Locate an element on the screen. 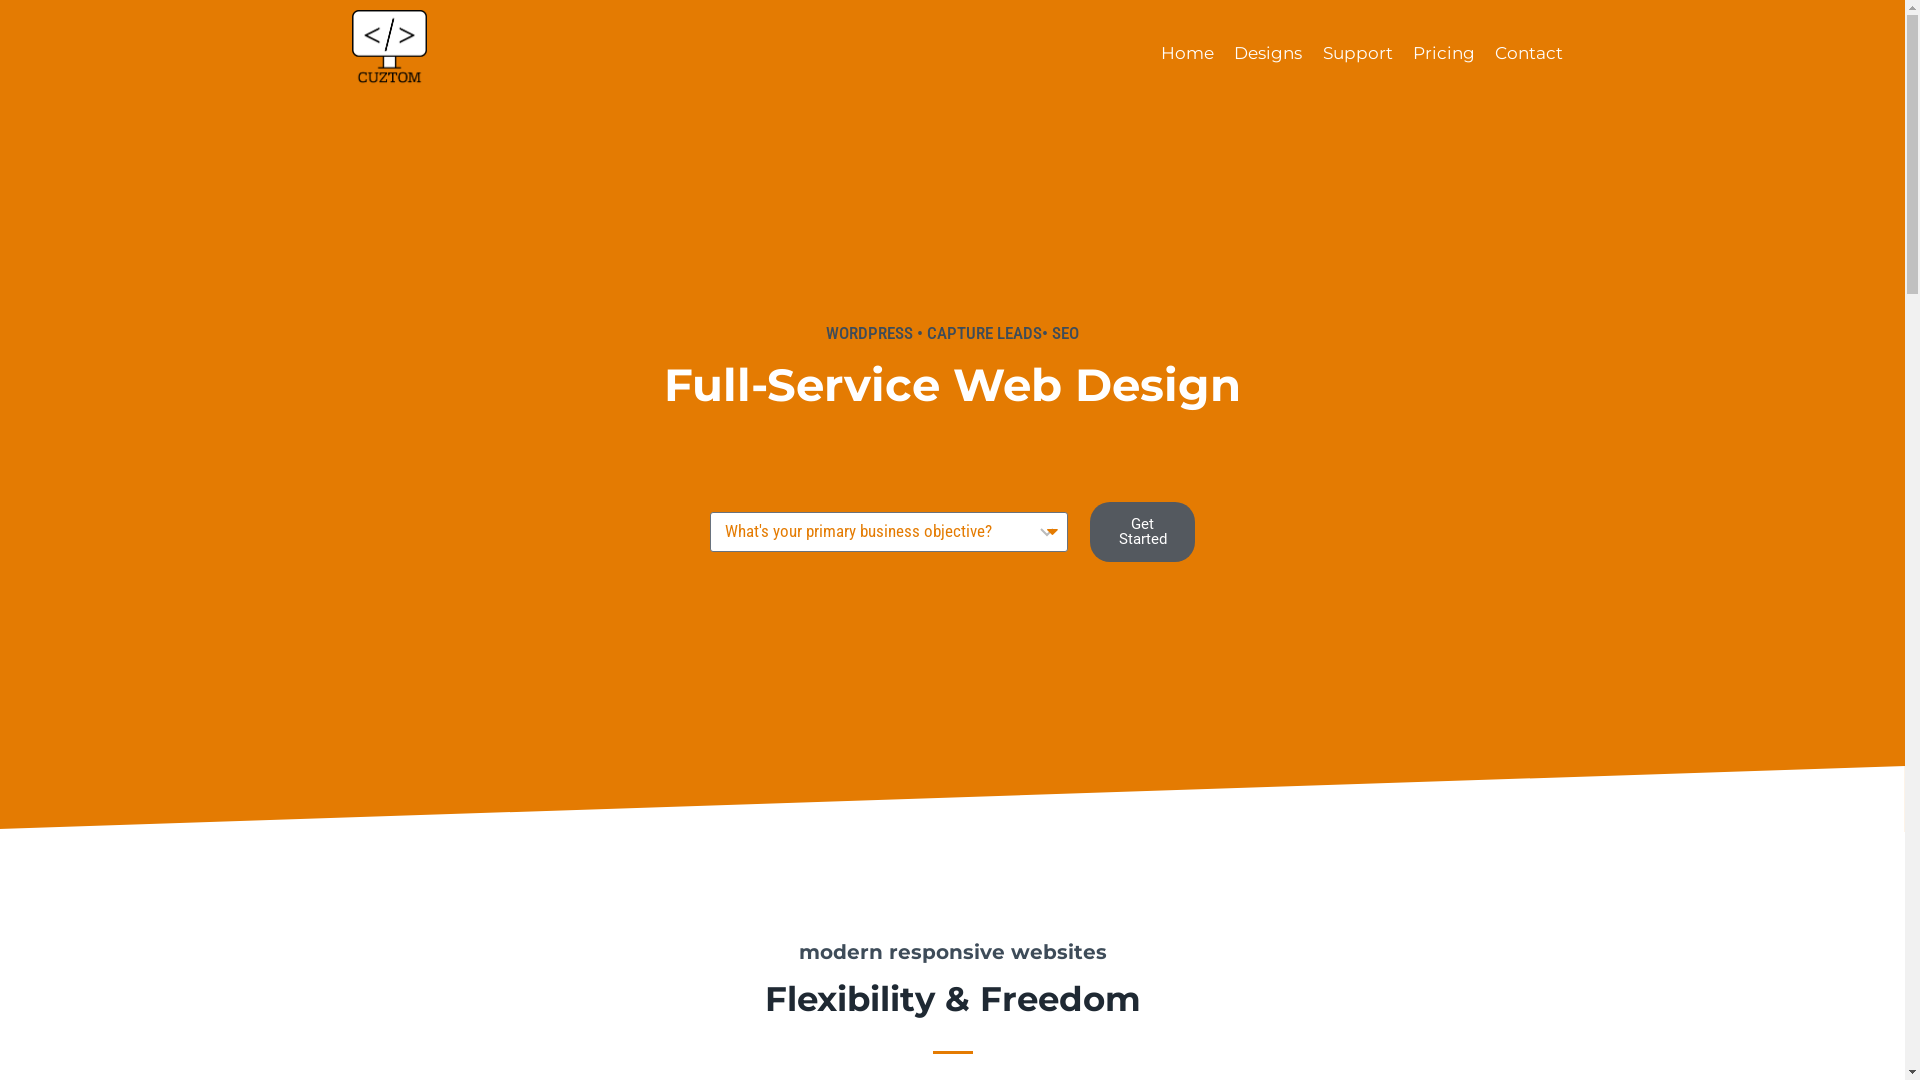 The width and height of the screenshot is (1920, 1080). 'Support' is located at coordinates (1357, 53).